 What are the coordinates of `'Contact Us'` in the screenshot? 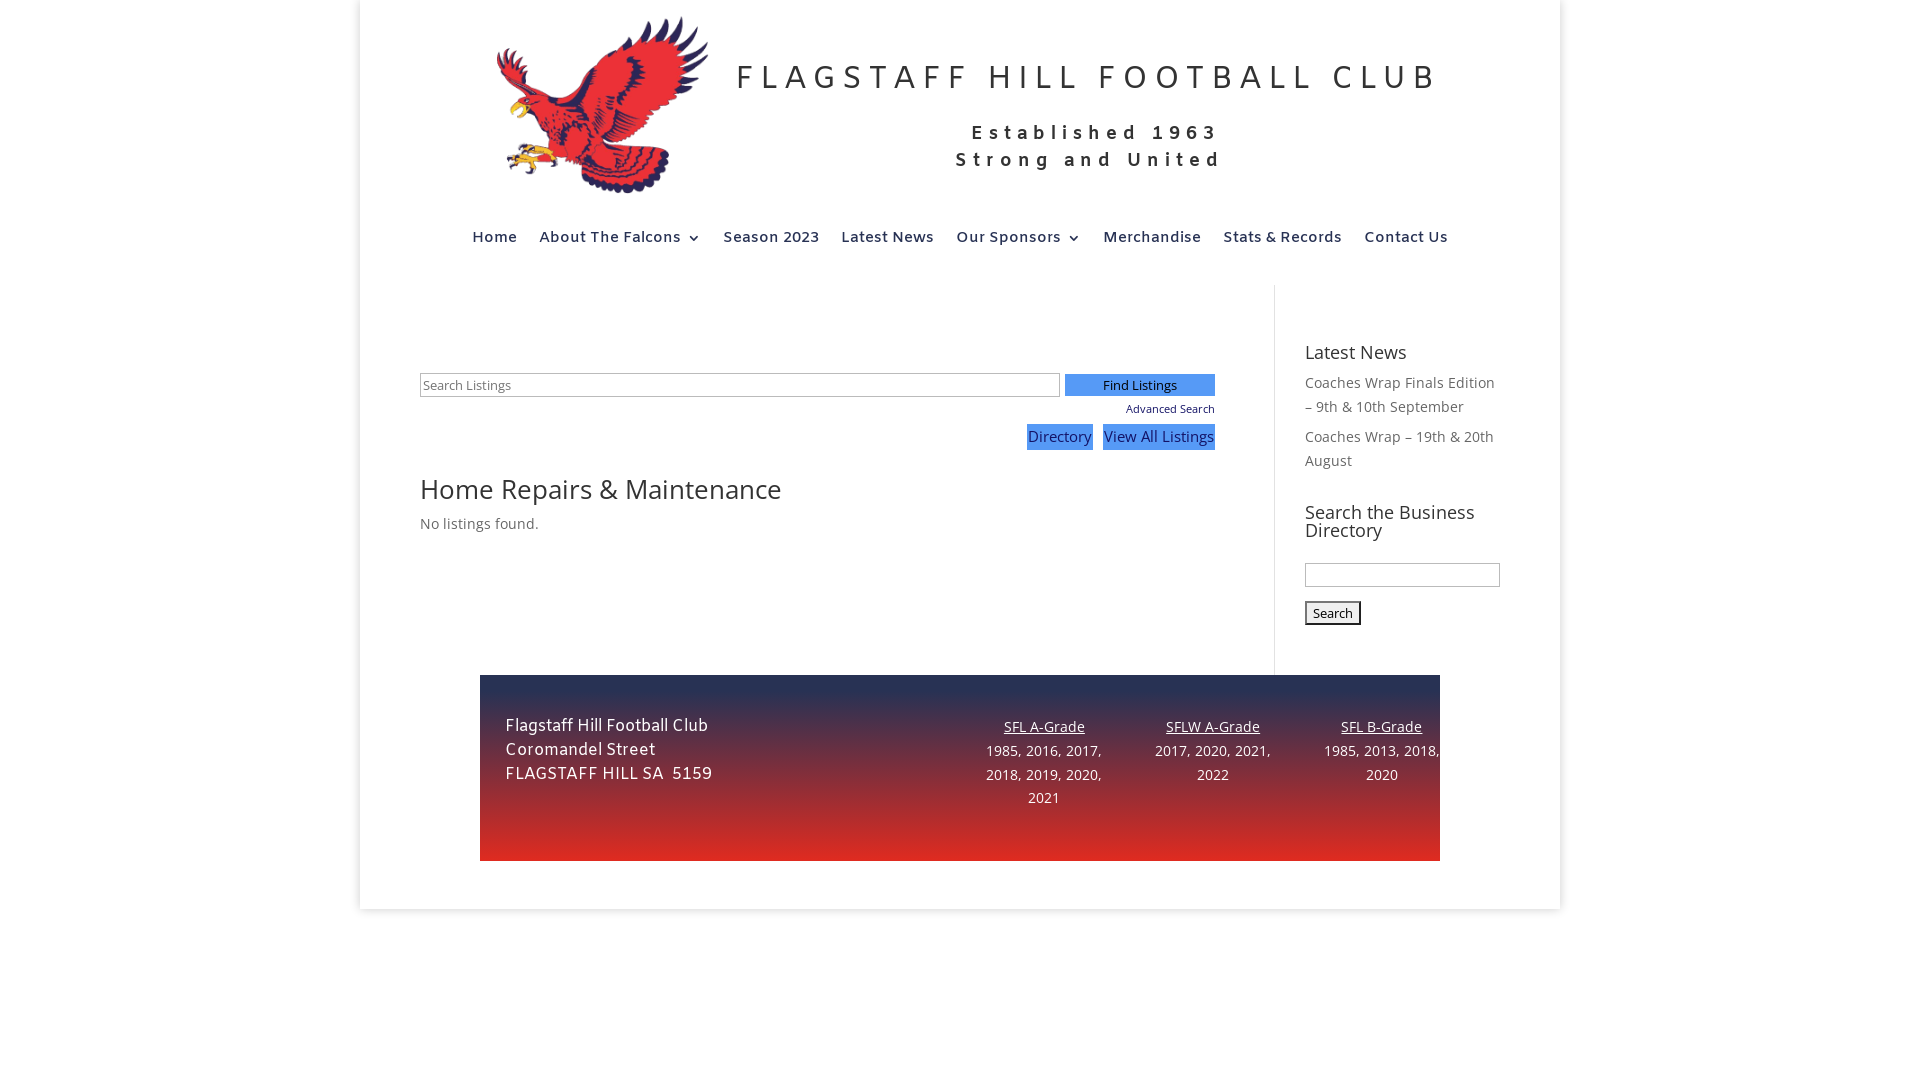 It's located at (1405, 241).